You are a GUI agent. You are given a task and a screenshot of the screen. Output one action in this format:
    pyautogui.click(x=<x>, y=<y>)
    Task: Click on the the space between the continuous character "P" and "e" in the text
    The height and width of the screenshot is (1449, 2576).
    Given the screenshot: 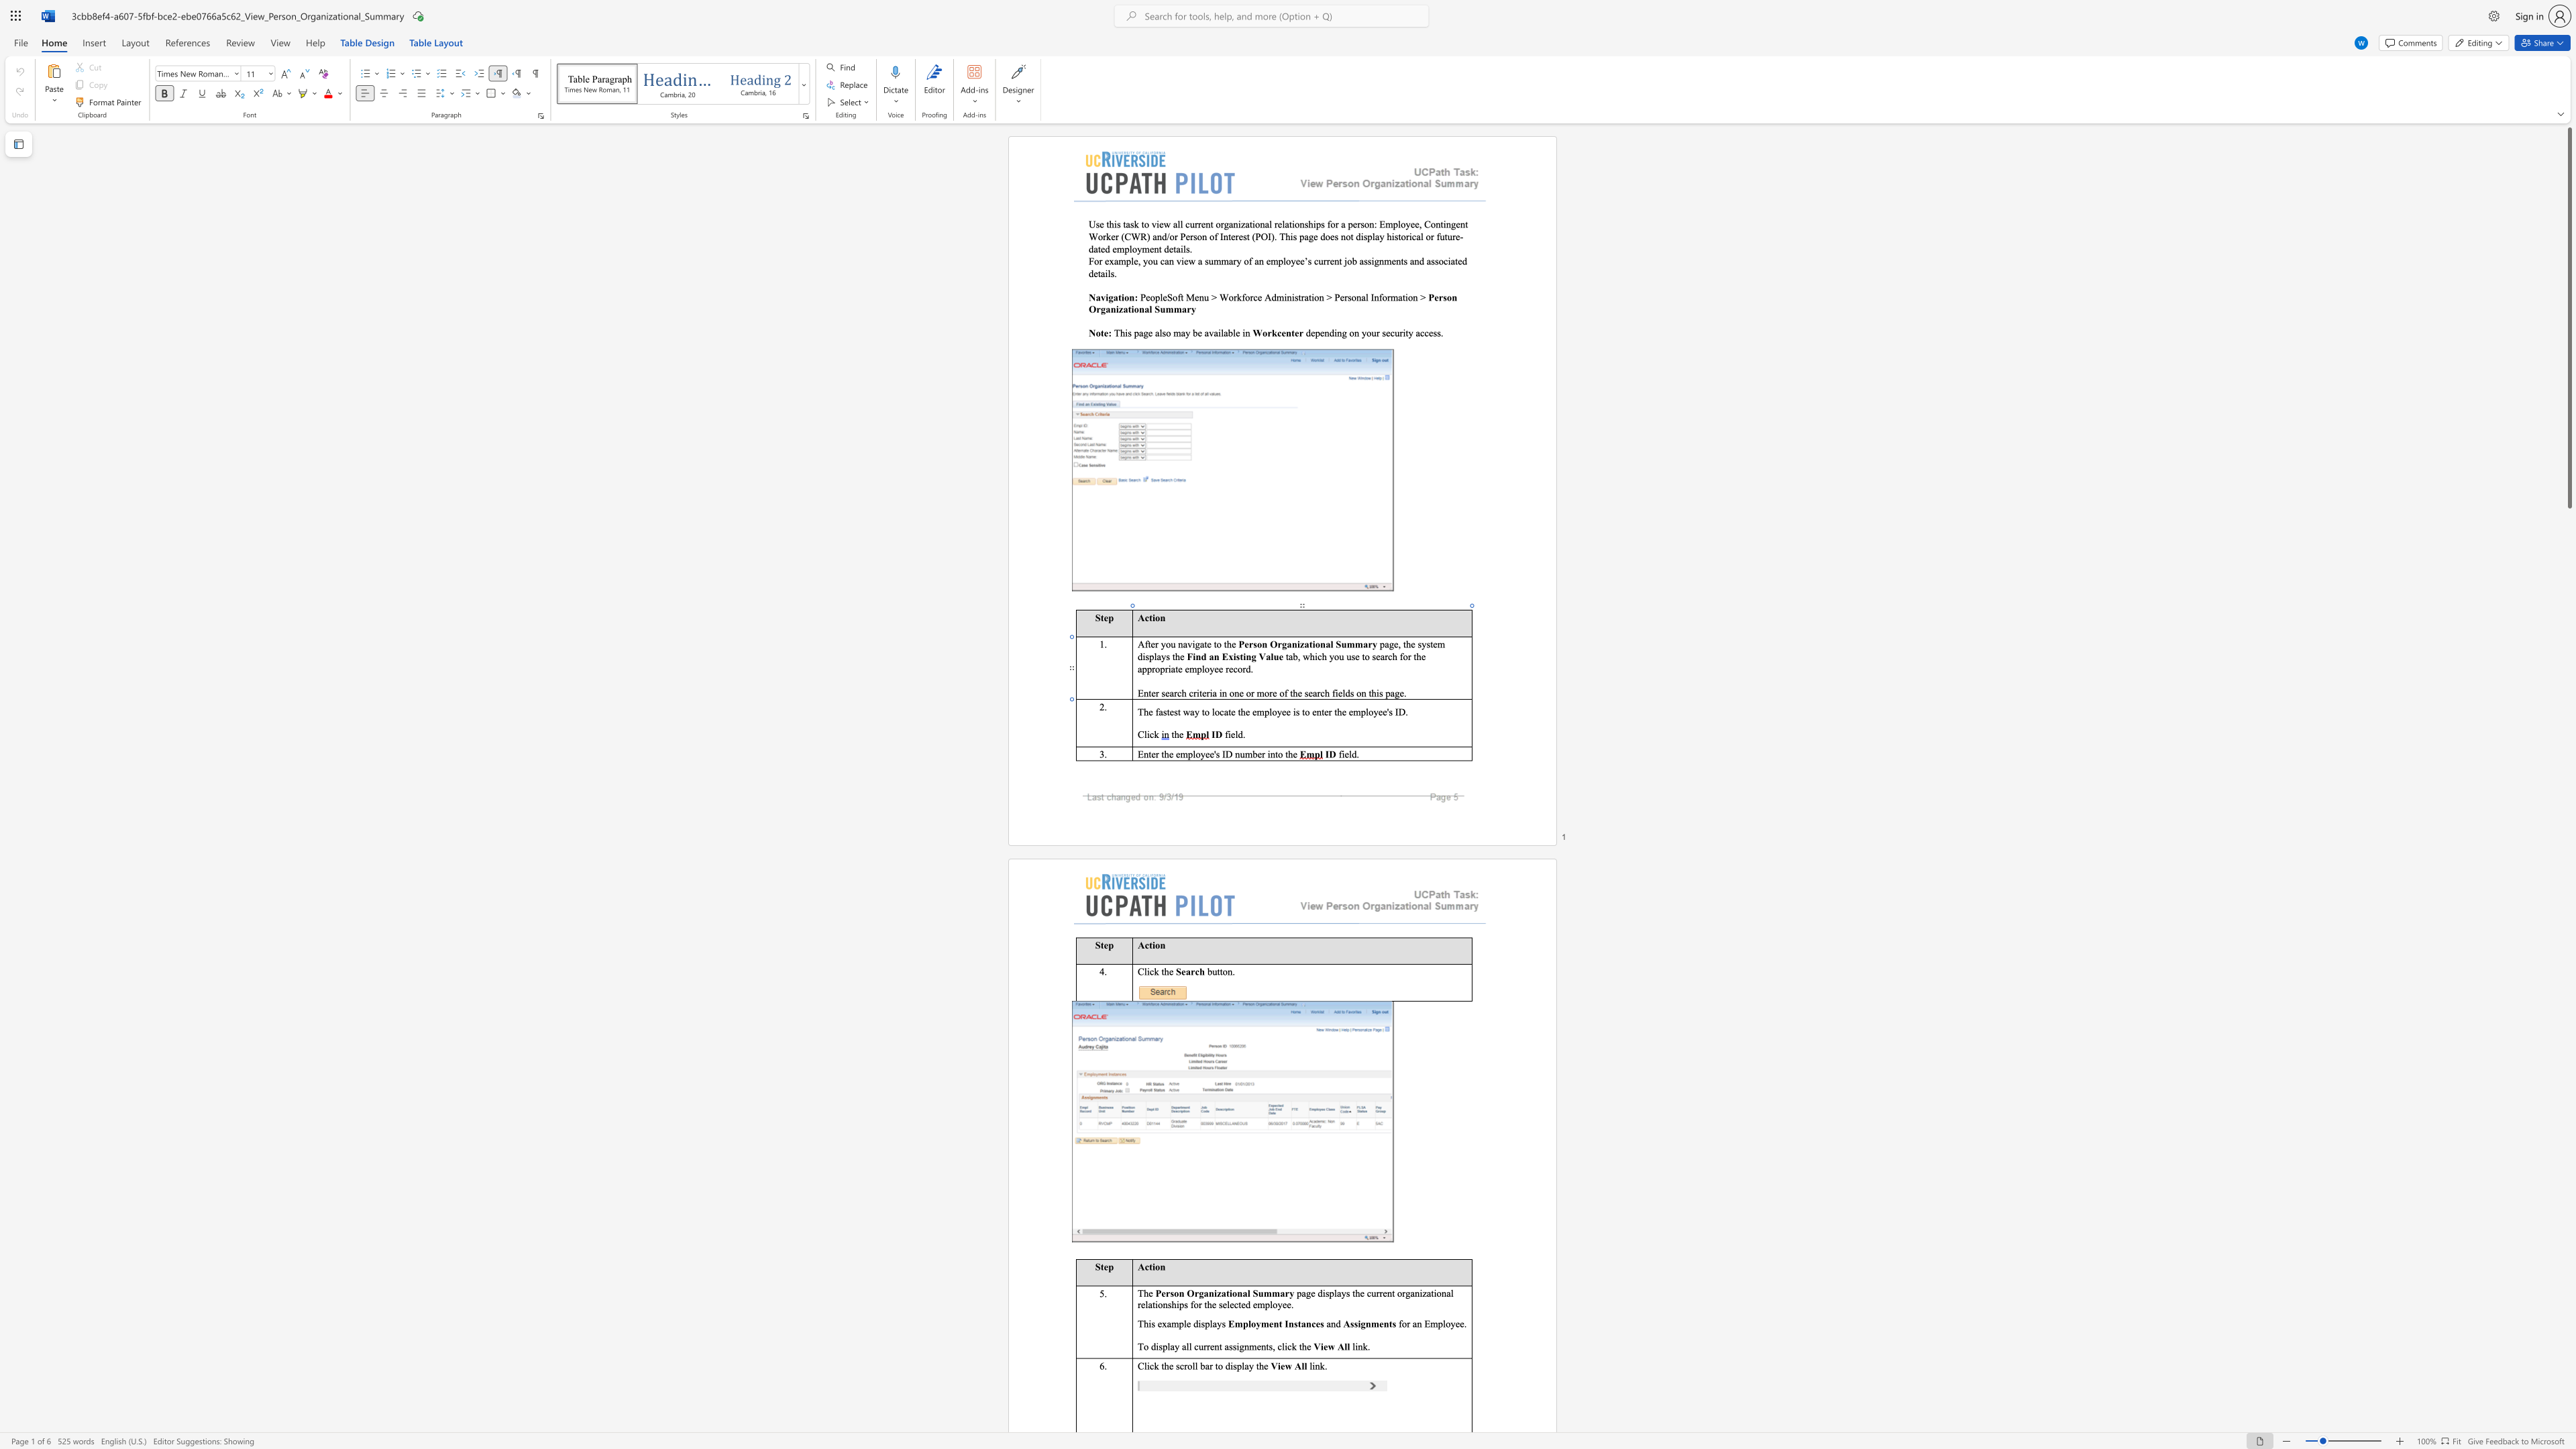 What is the action you would take?
    pyautogui.click(x=1160, y=1293)
    